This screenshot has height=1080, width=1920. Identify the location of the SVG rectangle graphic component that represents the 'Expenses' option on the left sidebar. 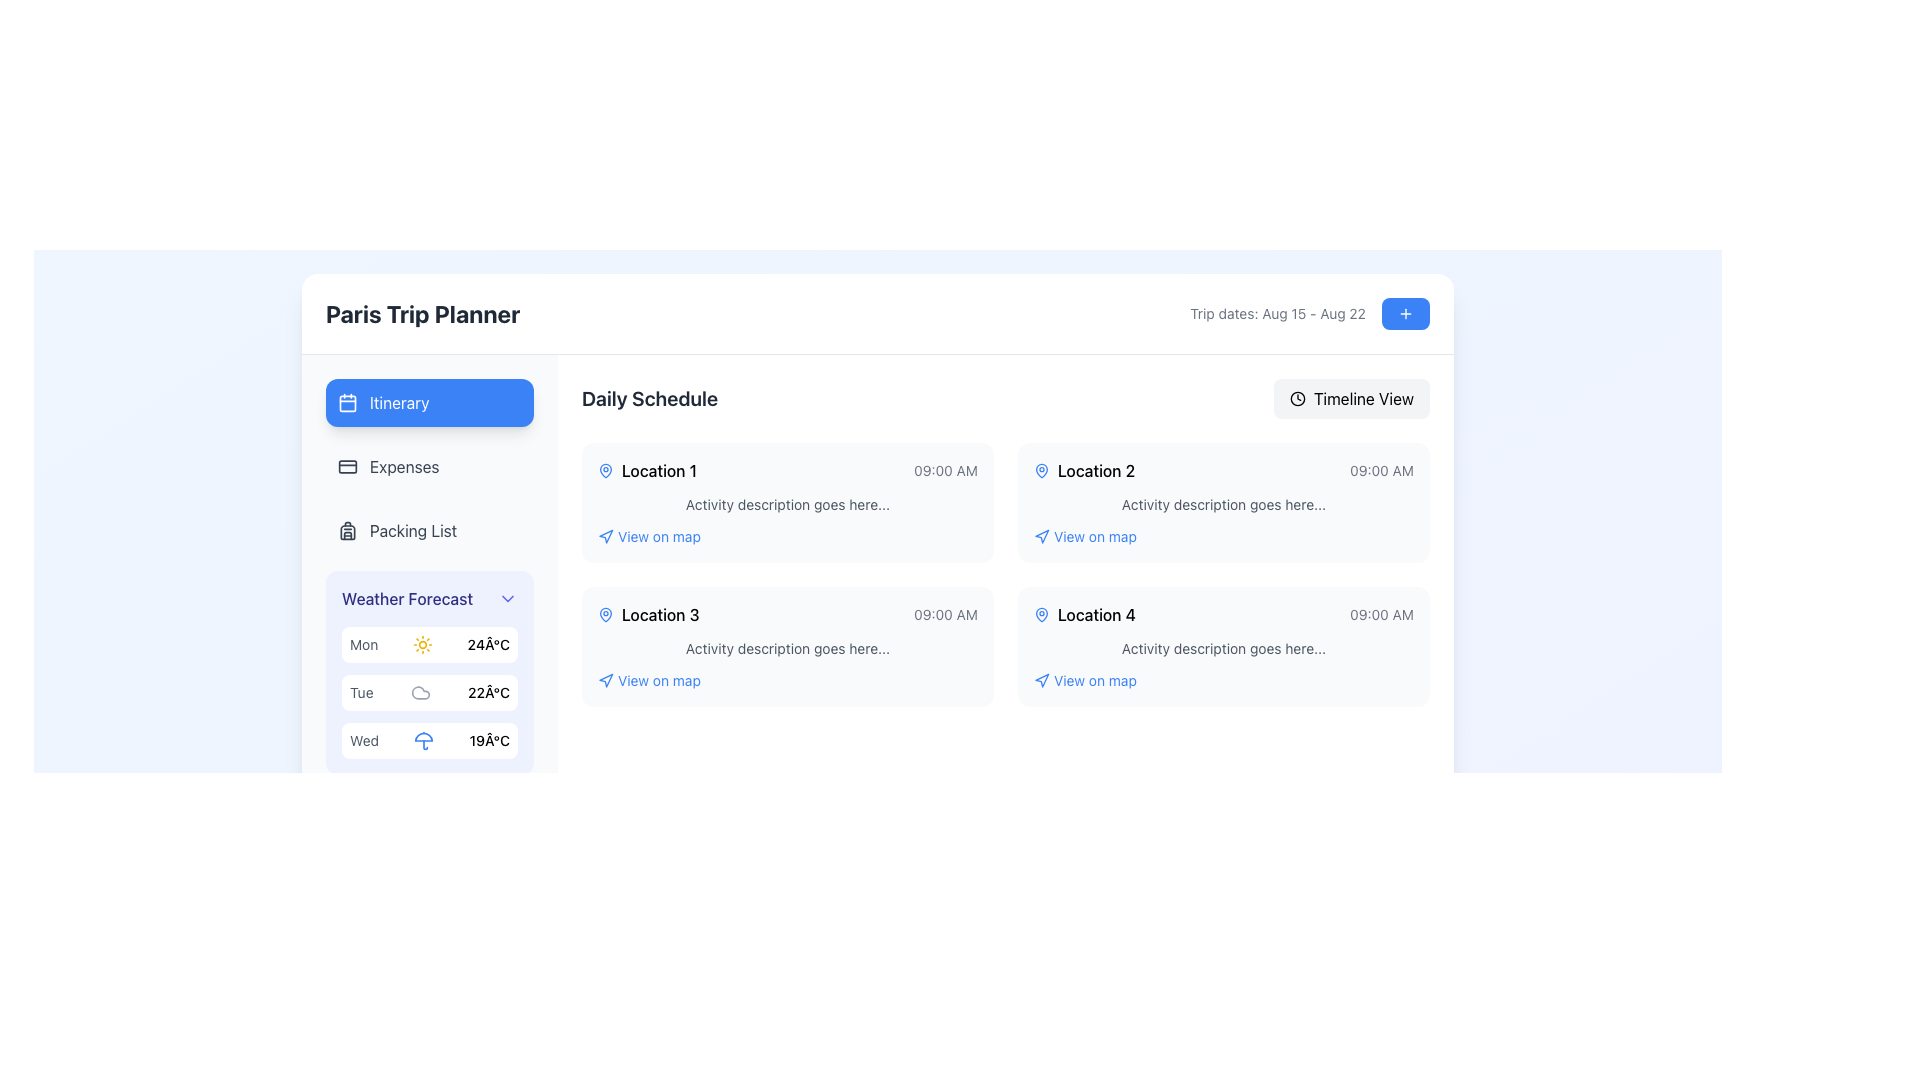
(347, 466).